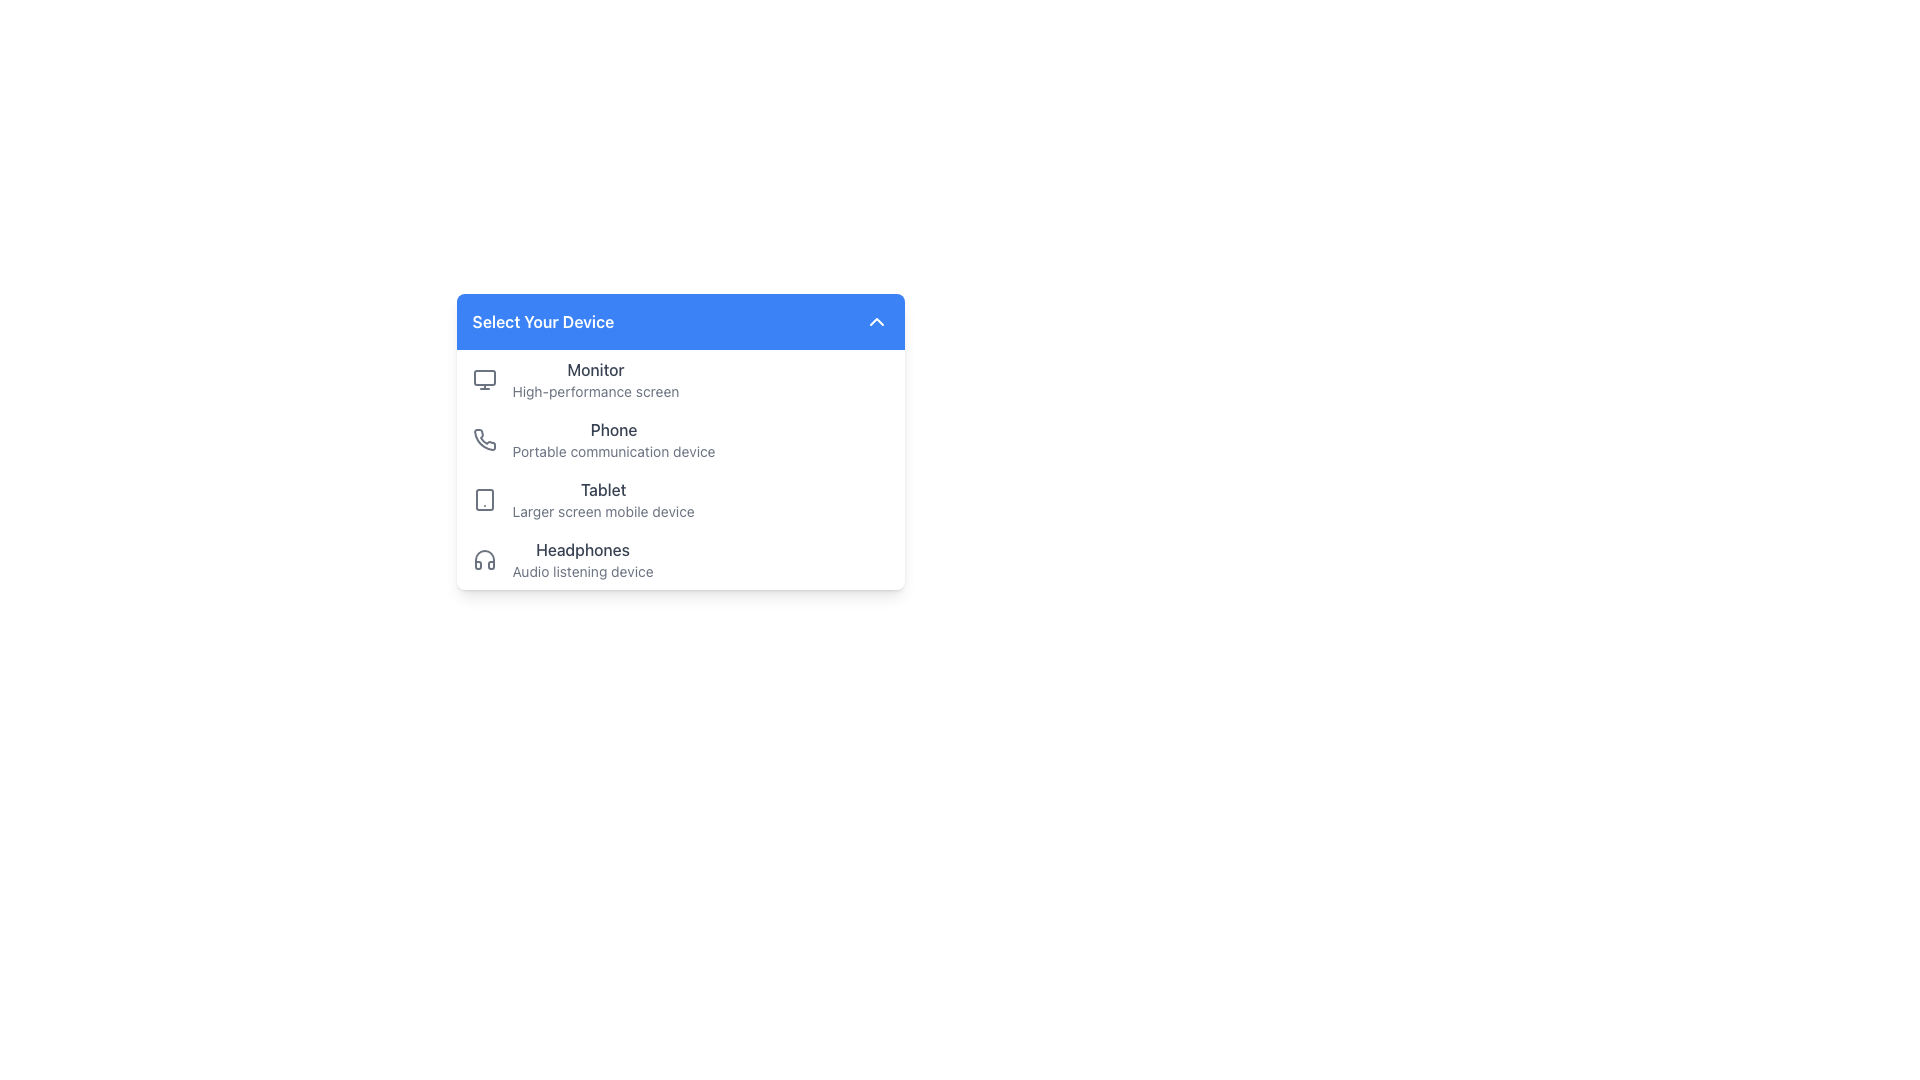 This screenshot has height=1080, width=1920. What do you see at coordinates (876, 320) in the screenshot?
I see `the toggle icon located on the far right side of the 'Select Your Device' section header` at bounding box center [876, 320].